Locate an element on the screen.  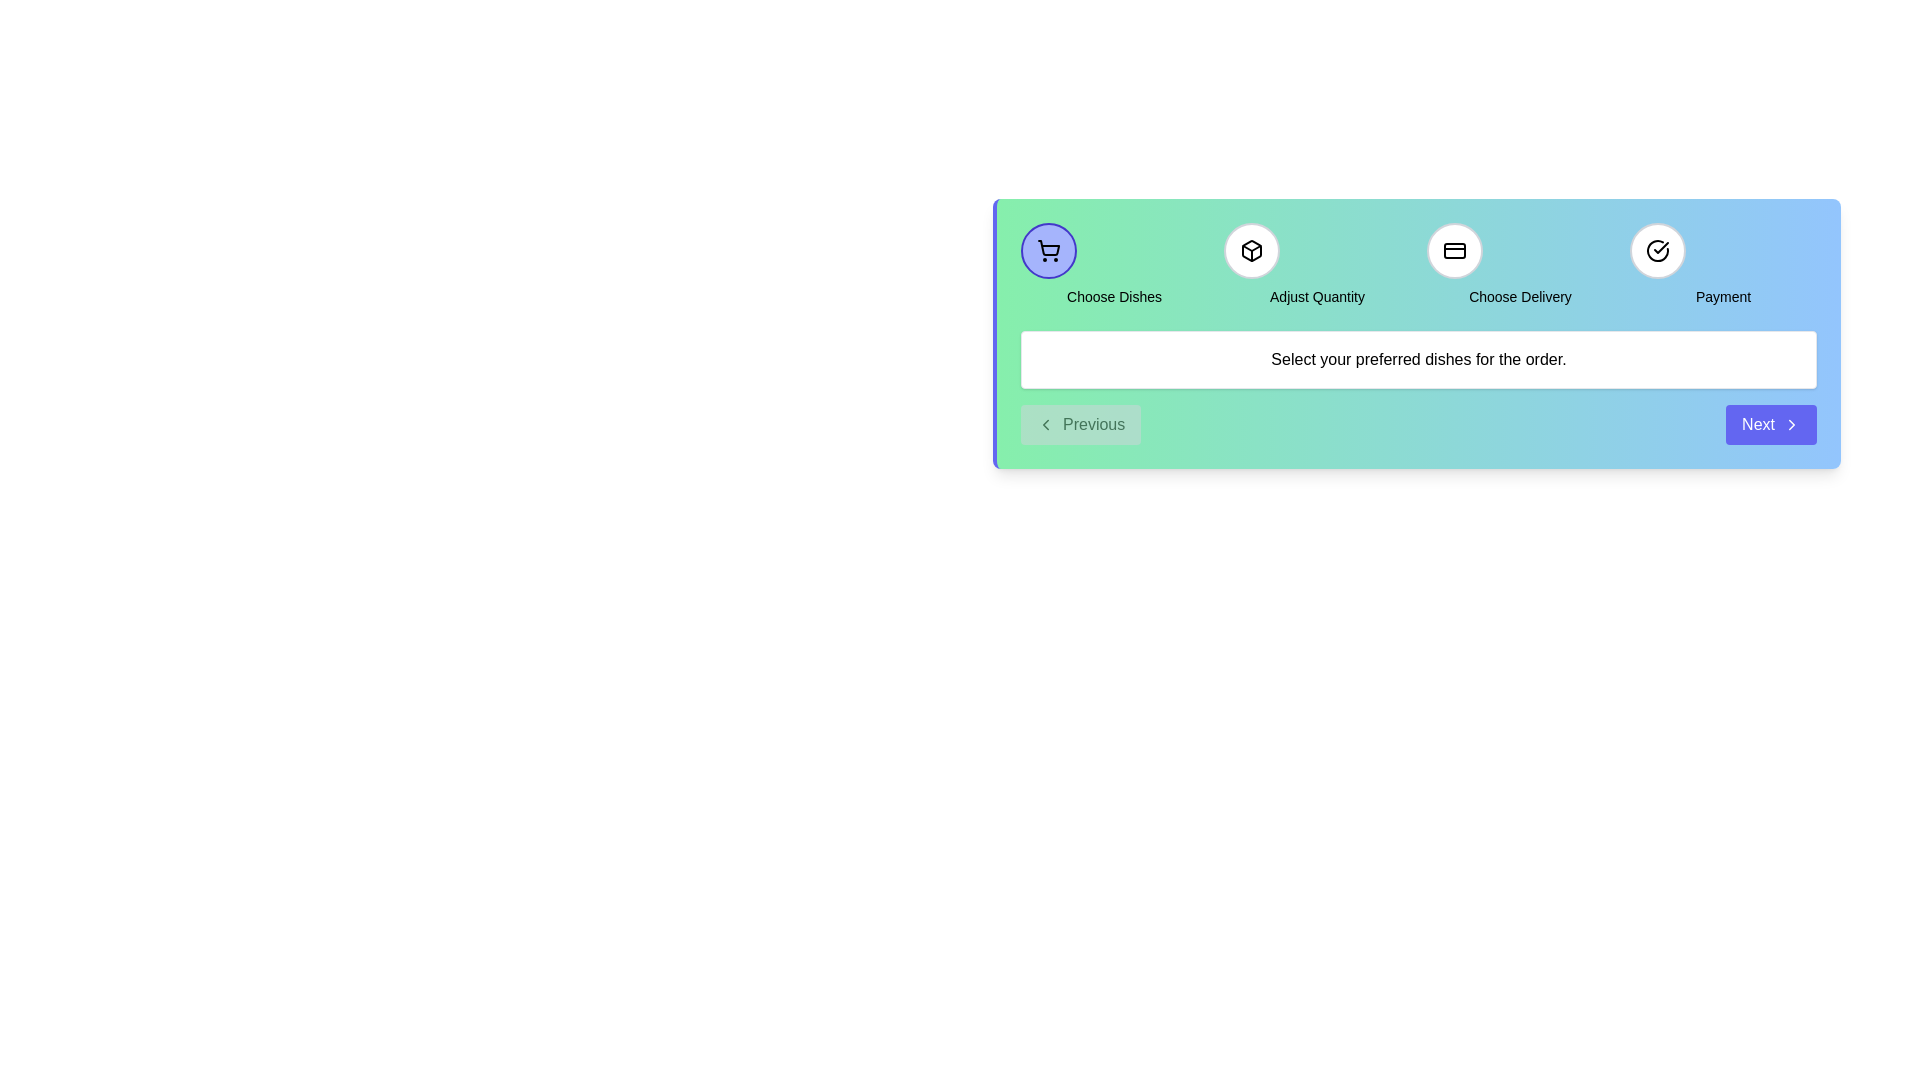
the second circular button with an icon labeled 'Adjust Quantity' is located at coordinates (1251, 249).